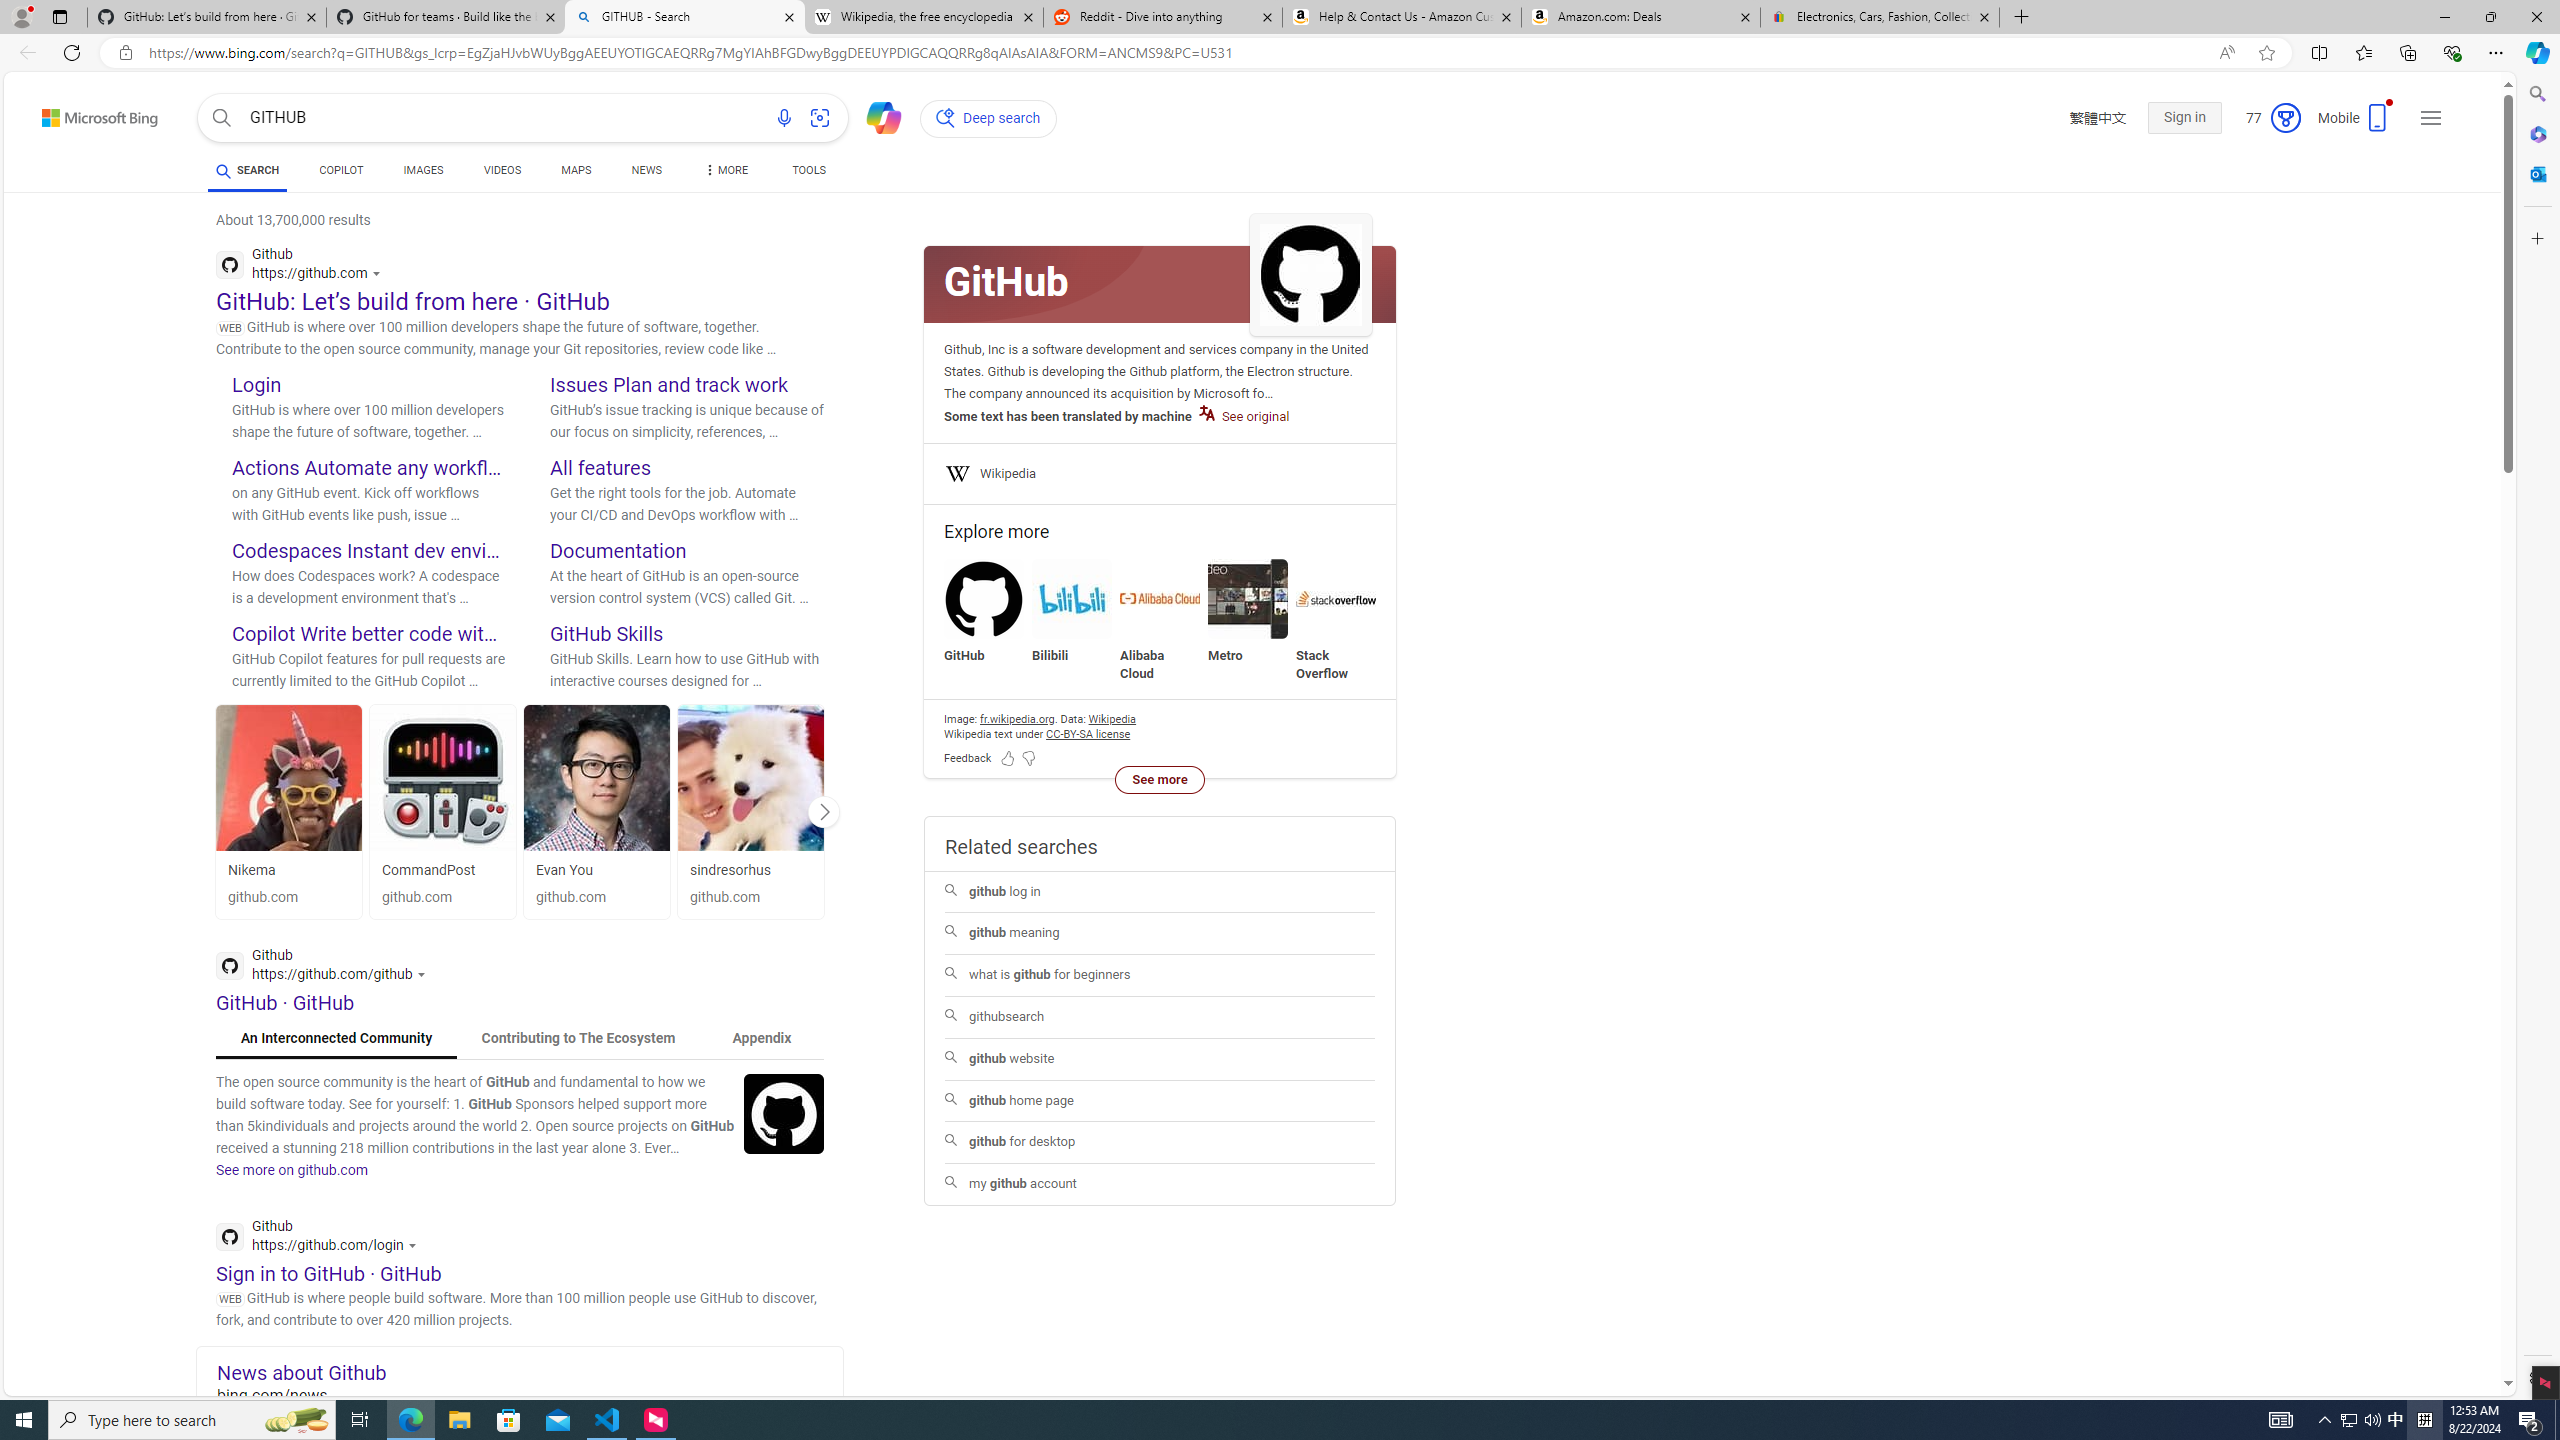  I want to click on 'Dropdown Menu', so click(725, 169).